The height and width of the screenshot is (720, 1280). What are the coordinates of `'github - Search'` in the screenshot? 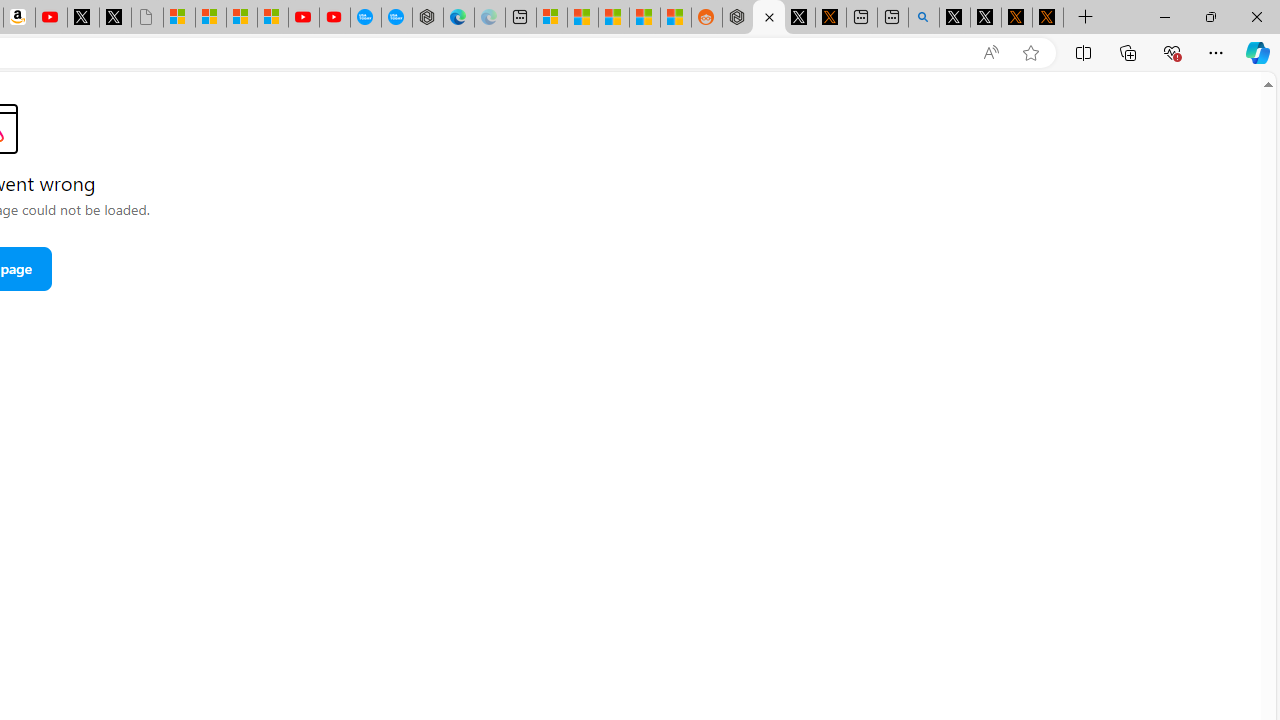 It's located at (923, 17).